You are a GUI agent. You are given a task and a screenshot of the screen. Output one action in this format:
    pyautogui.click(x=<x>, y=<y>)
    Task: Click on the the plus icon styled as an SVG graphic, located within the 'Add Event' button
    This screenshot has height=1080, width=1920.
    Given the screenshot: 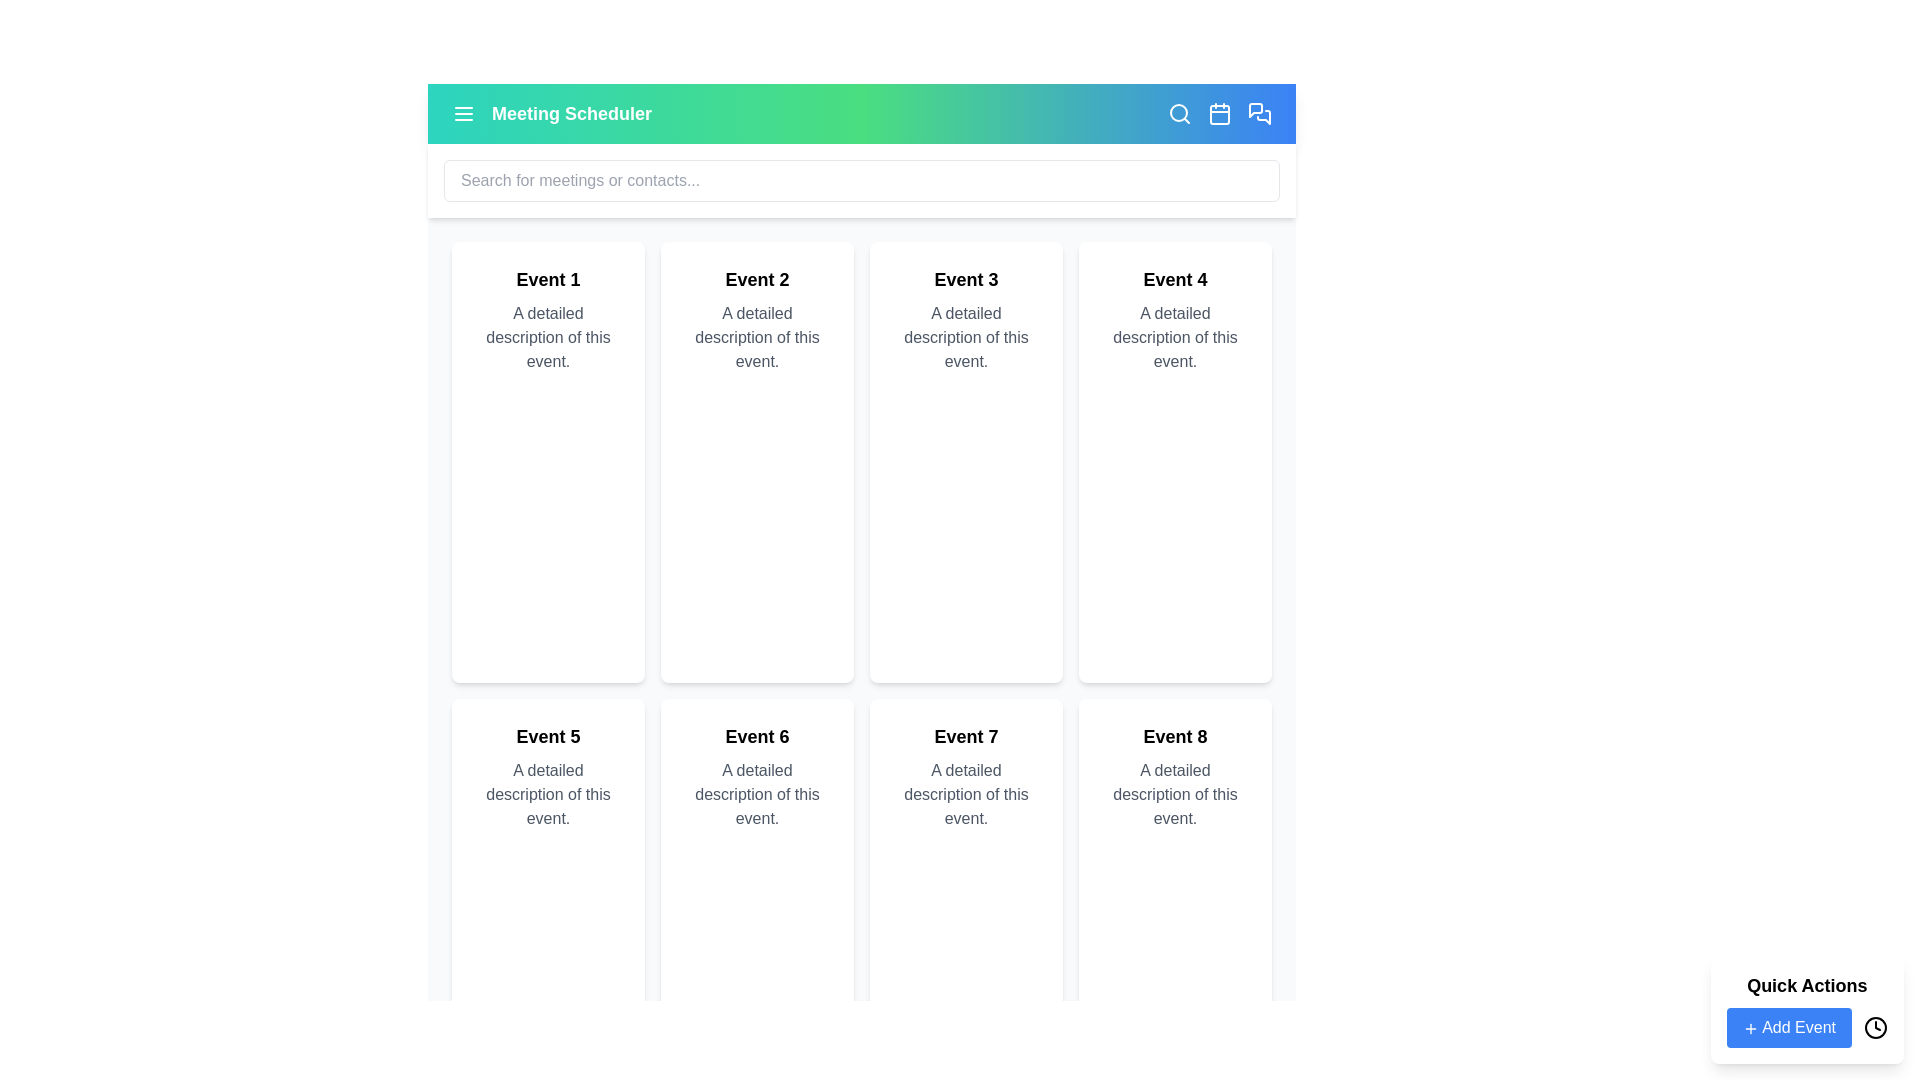 What is the action you would take?
    pyautogui.click(x=1749, y=1028)
    